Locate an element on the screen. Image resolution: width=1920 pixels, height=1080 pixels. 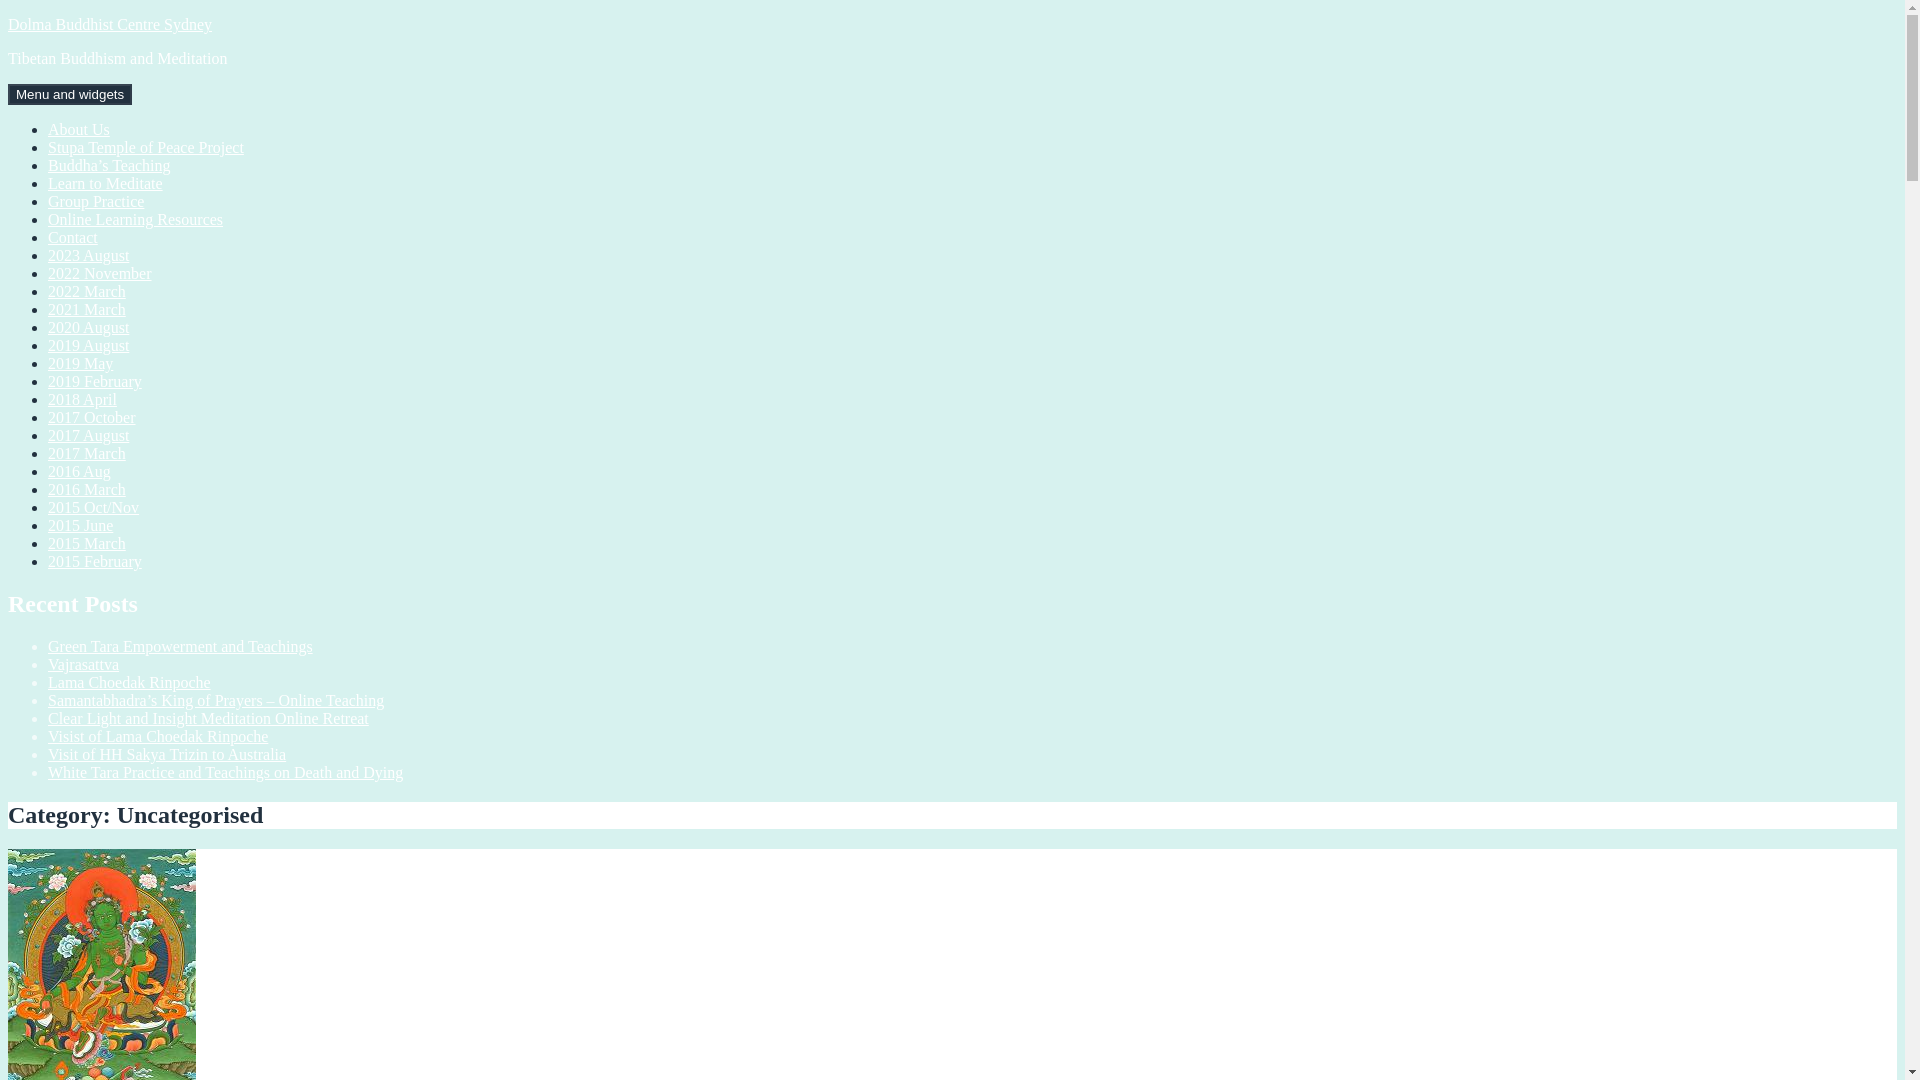
'2022 March' is located at coordinates (85, 291).